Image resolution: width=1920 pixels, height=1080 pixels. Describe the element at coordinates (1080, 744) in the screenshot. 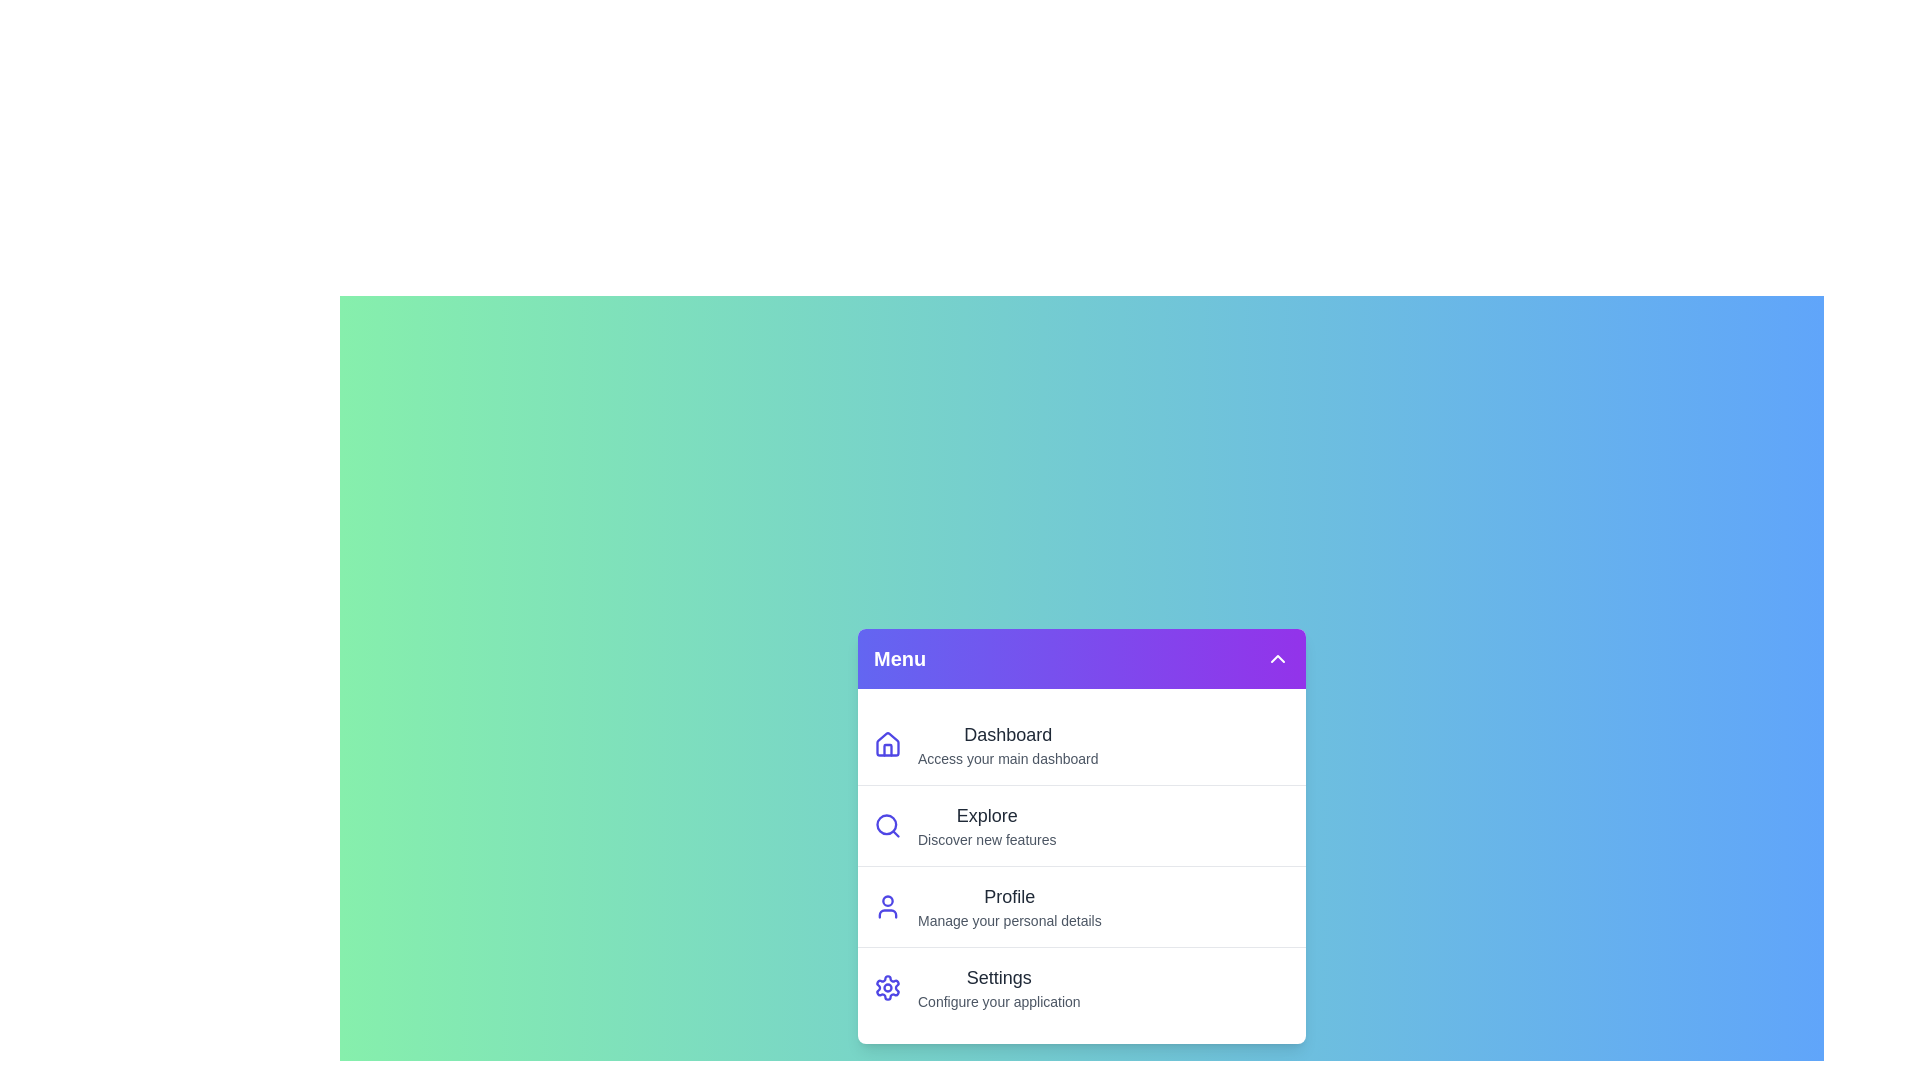

I see `the menu item Dashboard from the menu` at that location.